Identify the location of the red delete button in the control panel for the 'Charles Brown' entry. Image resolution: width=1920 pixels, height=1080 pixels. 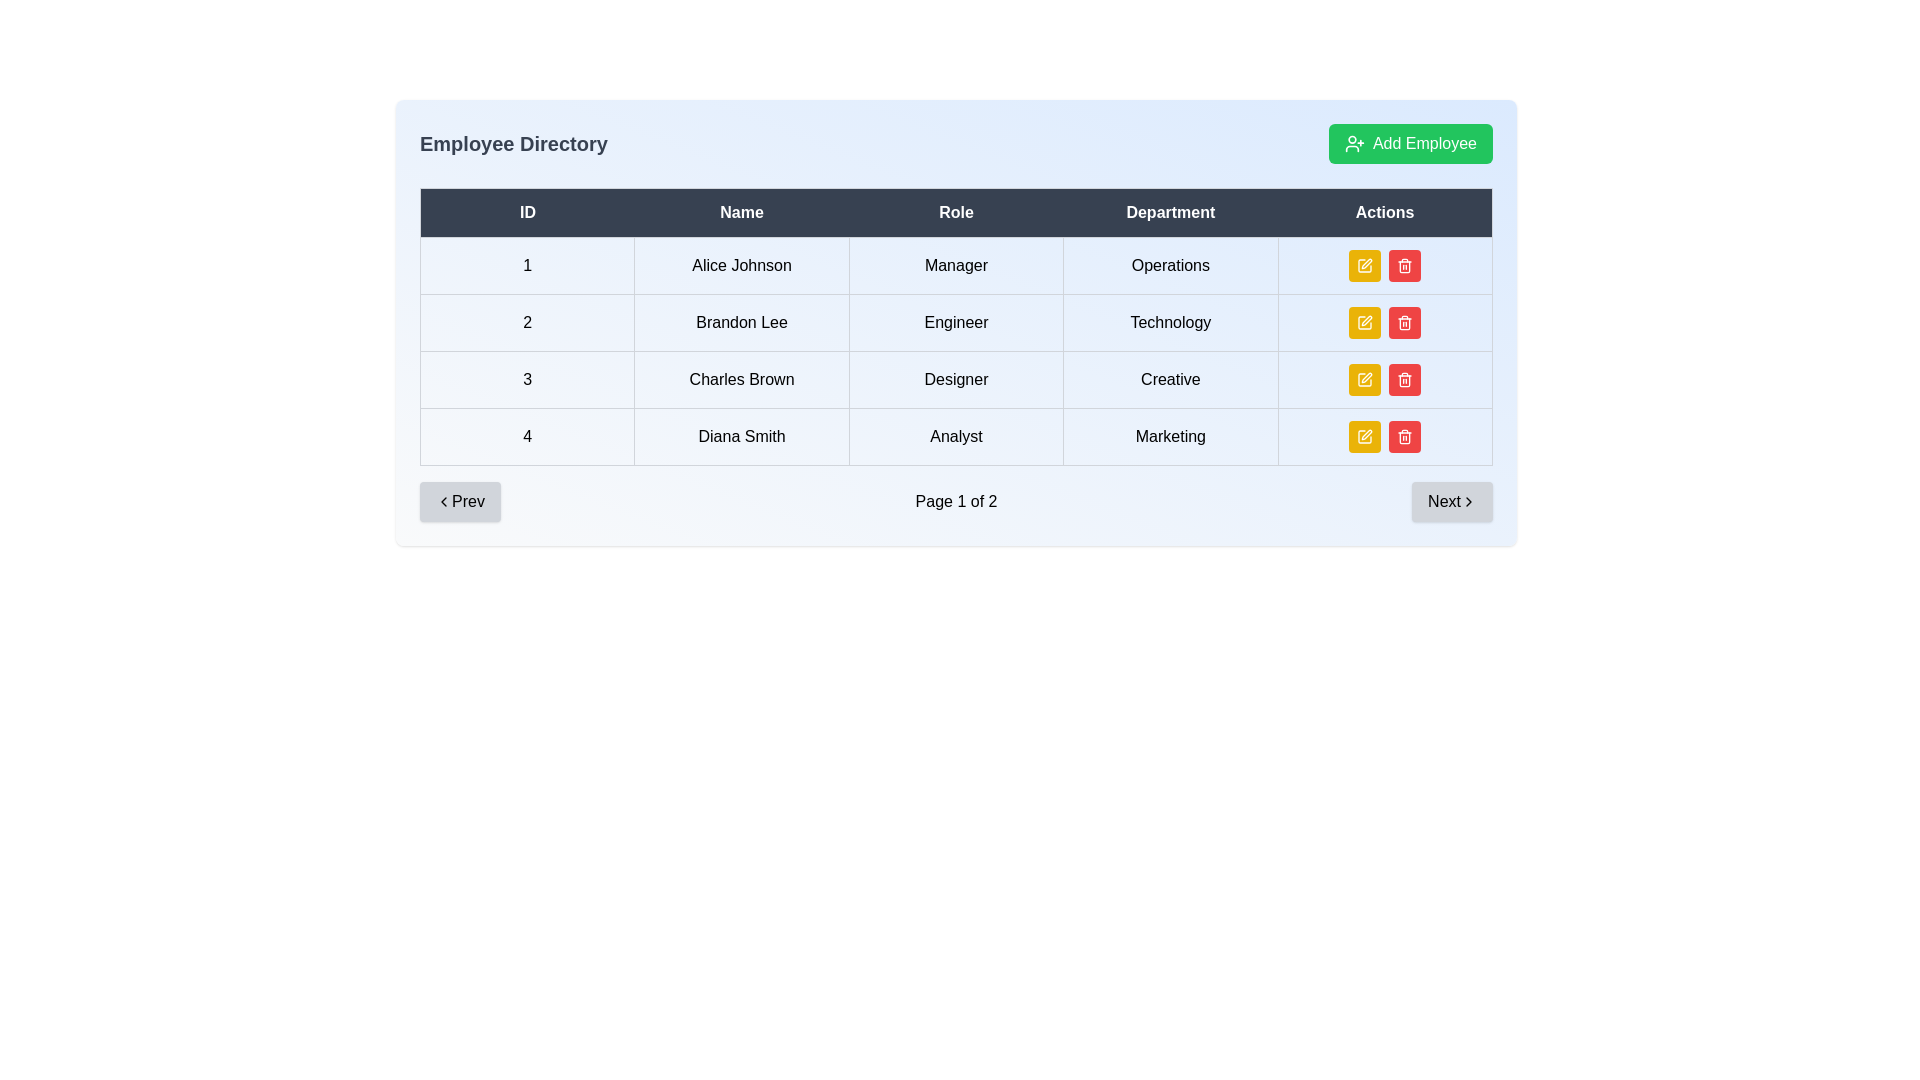
(1384, 380).